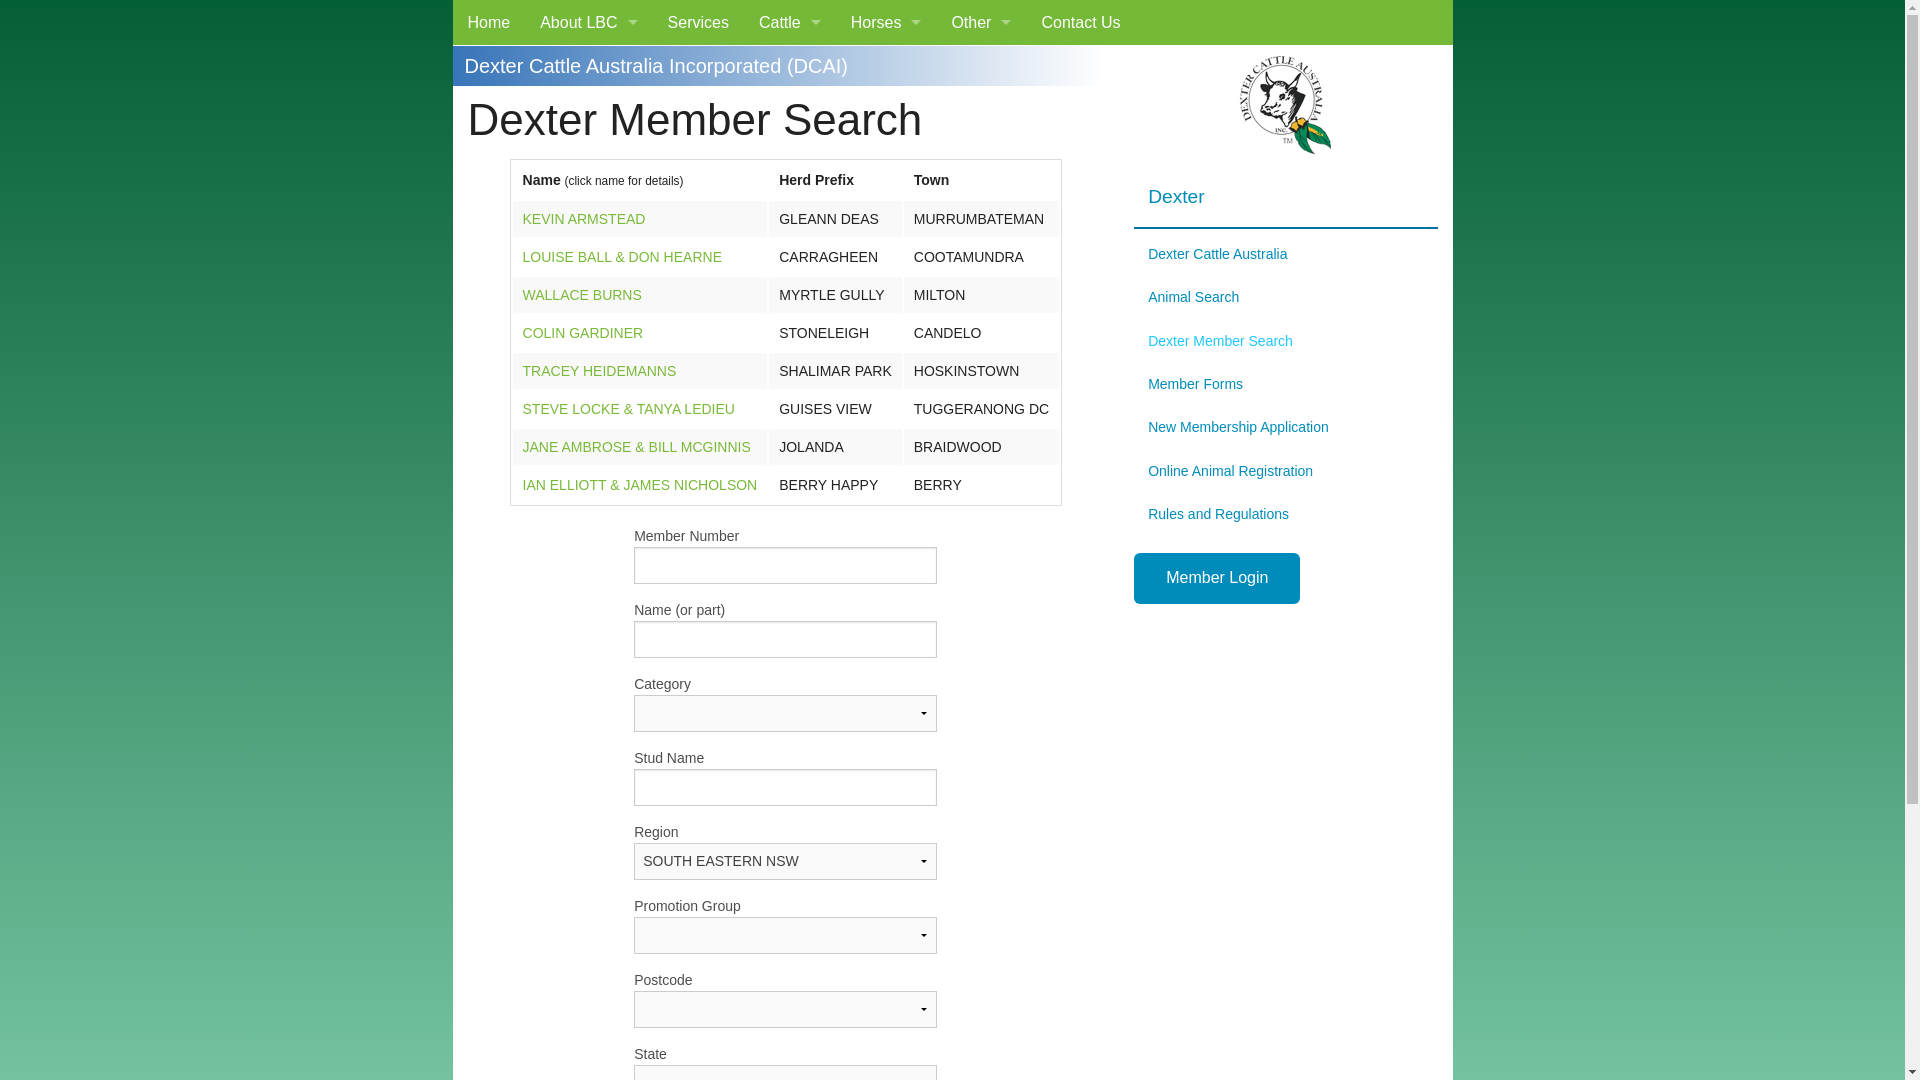 The image size is (1920, 1080). I want to click on 'Other', so click(980, 22).